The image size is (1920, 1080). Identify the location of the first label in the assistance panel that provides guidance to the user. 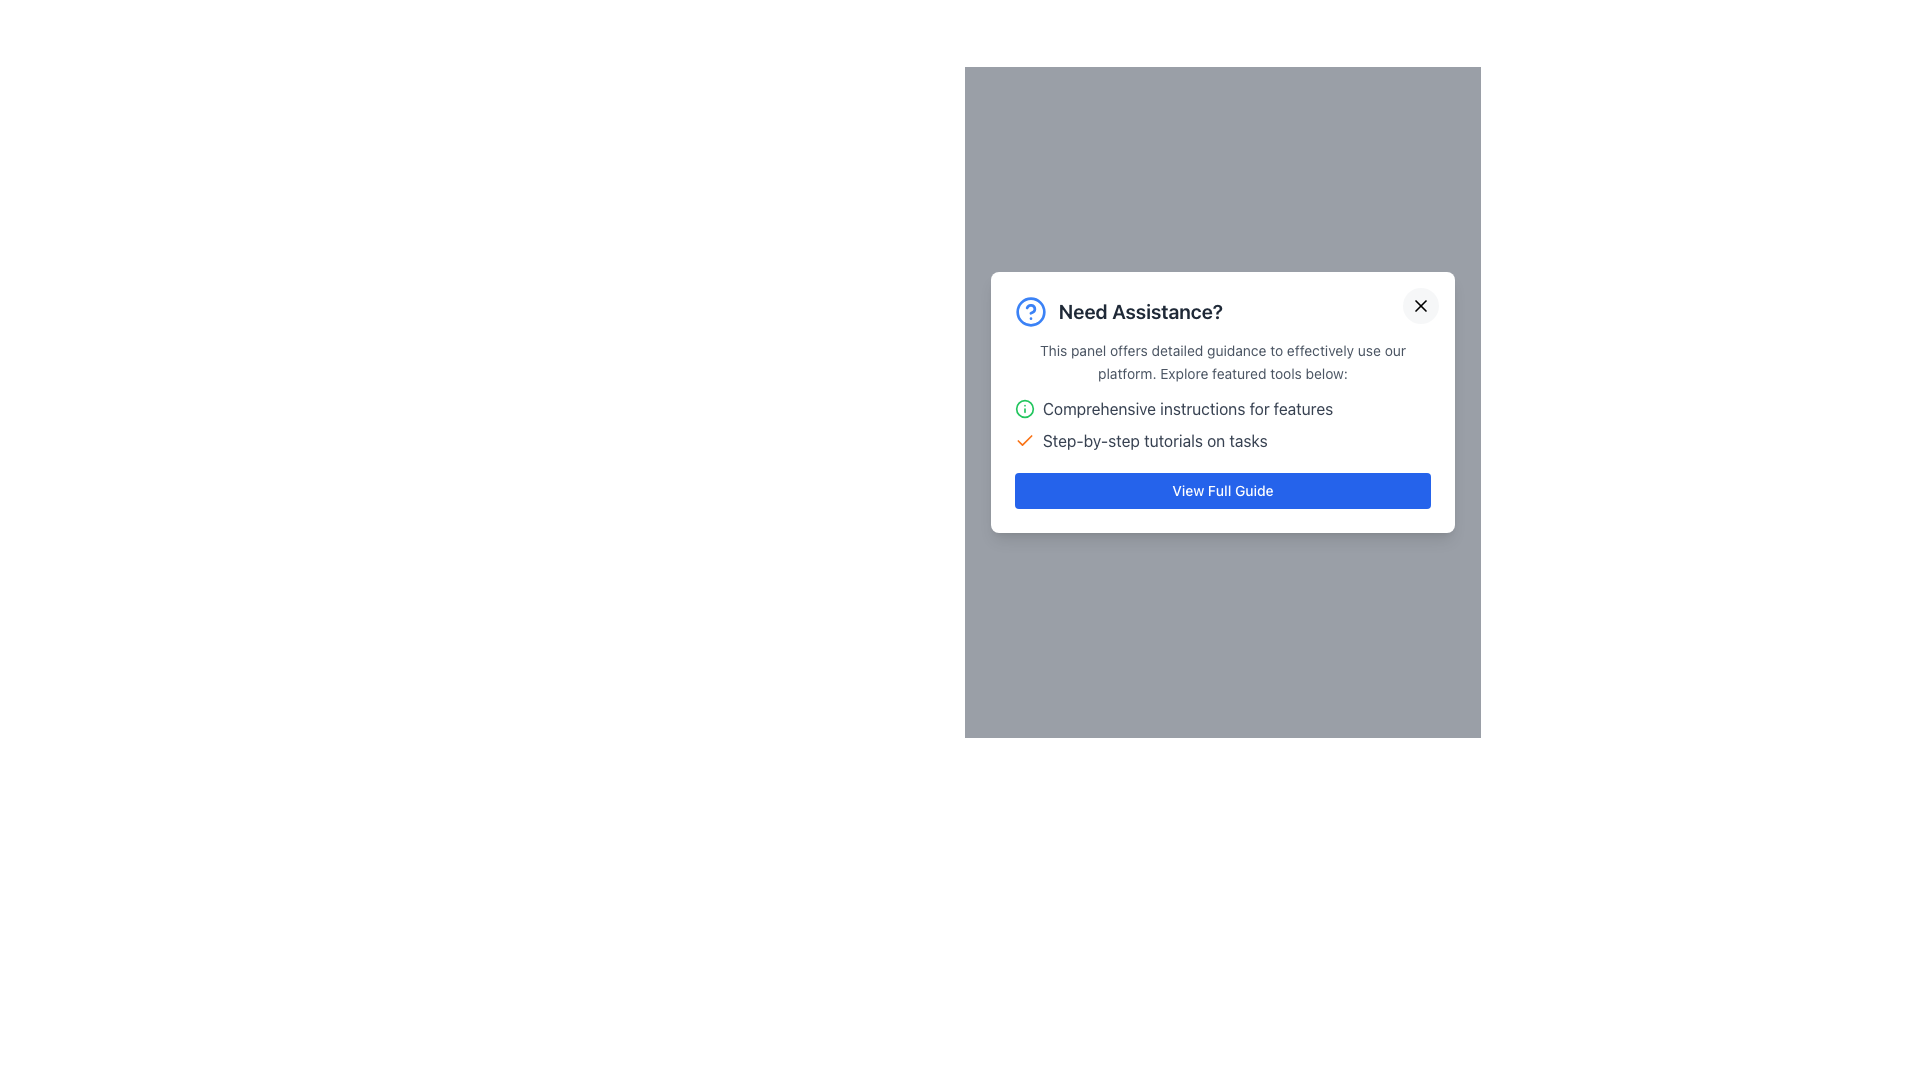
(1222, 408).